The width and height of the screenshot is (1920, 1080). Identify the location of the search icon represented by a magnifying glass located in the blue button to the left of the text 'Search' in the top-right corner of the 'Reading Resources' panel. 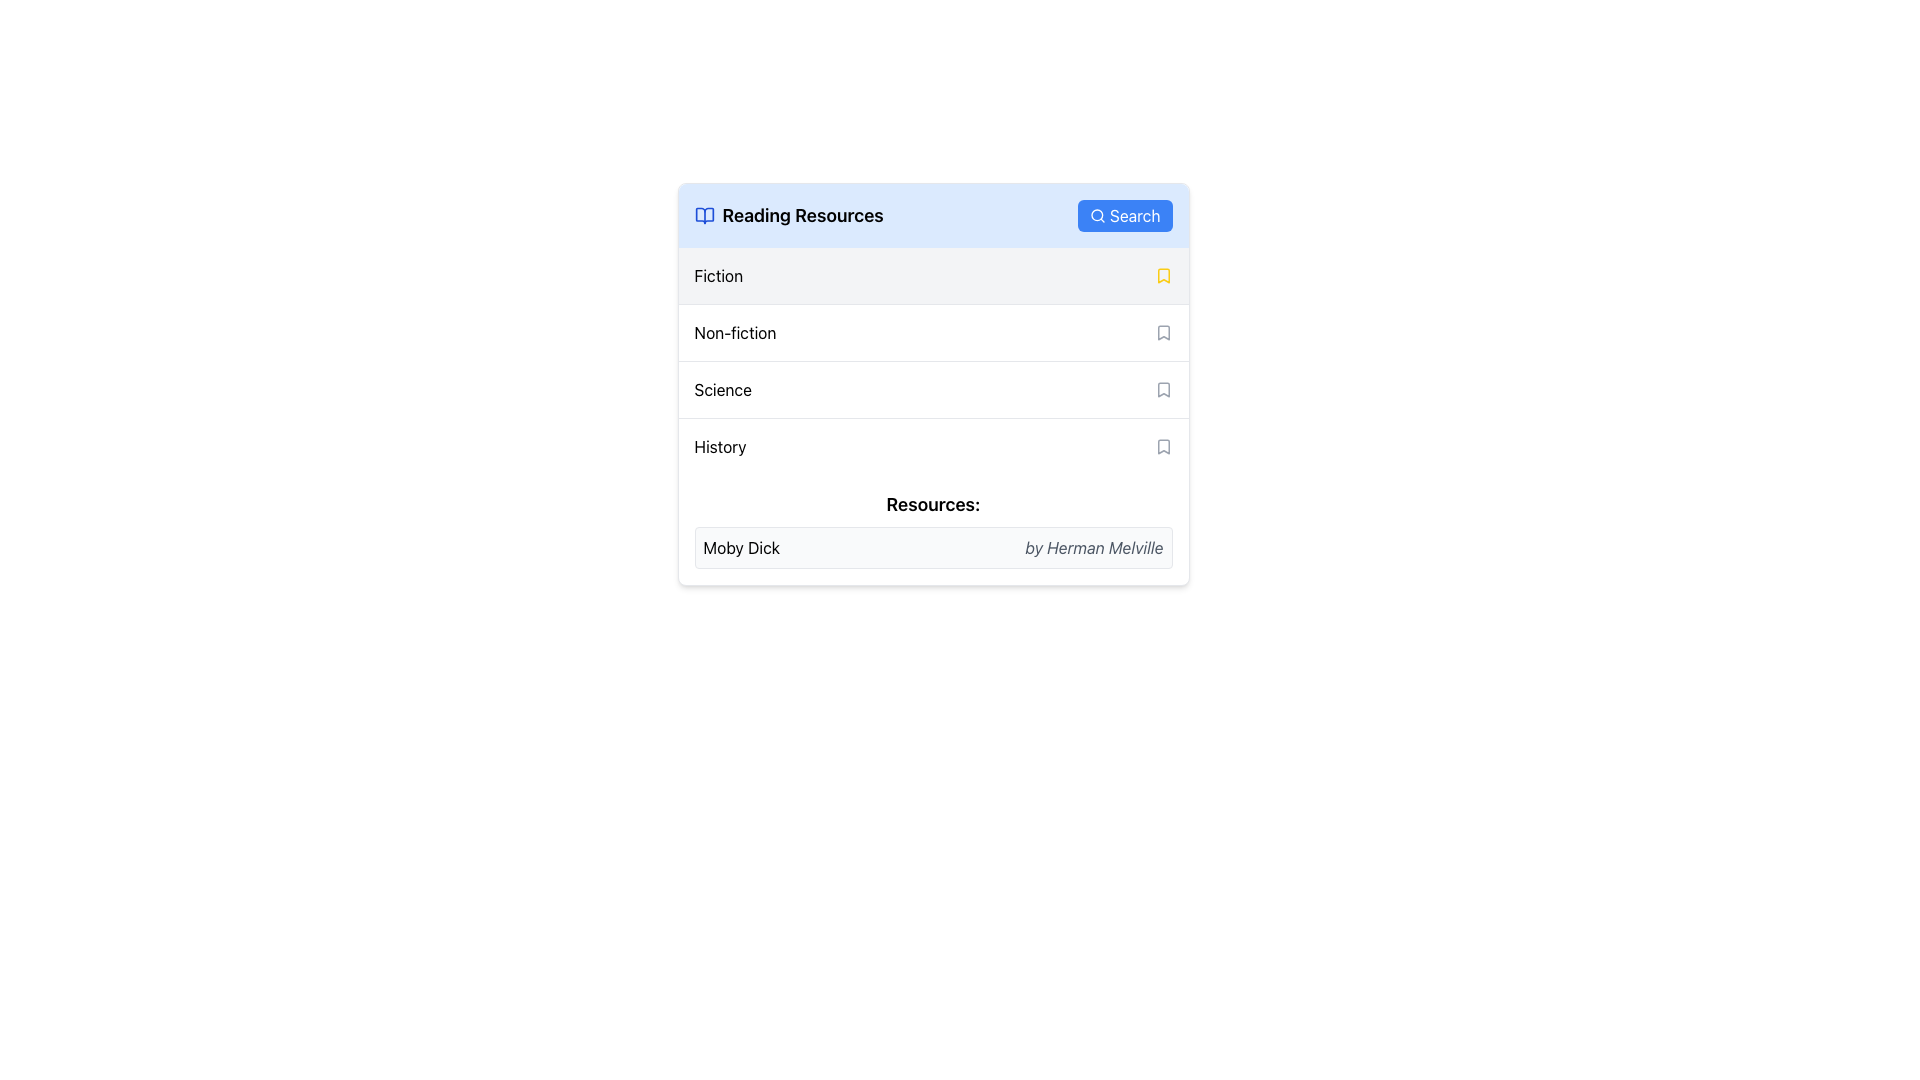
(1097, 216).